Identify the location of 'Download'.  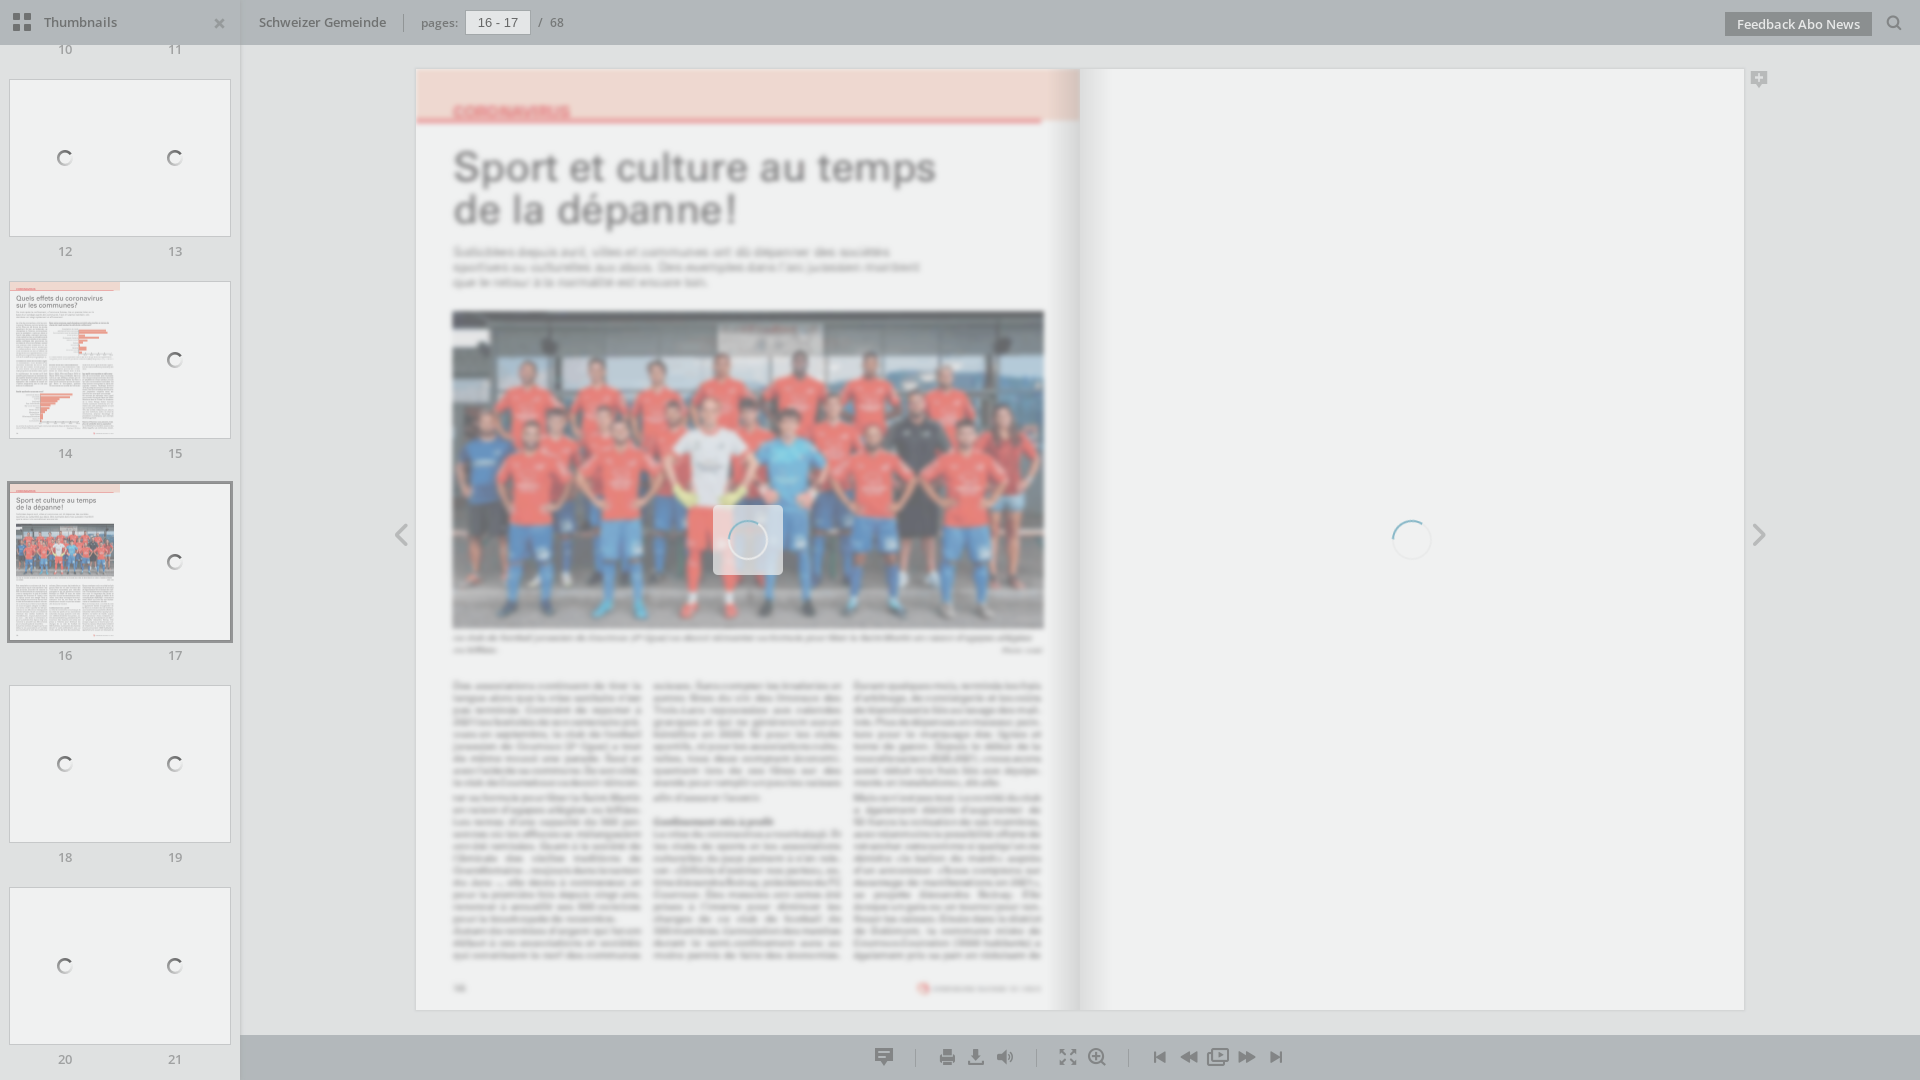
(961, 1056).